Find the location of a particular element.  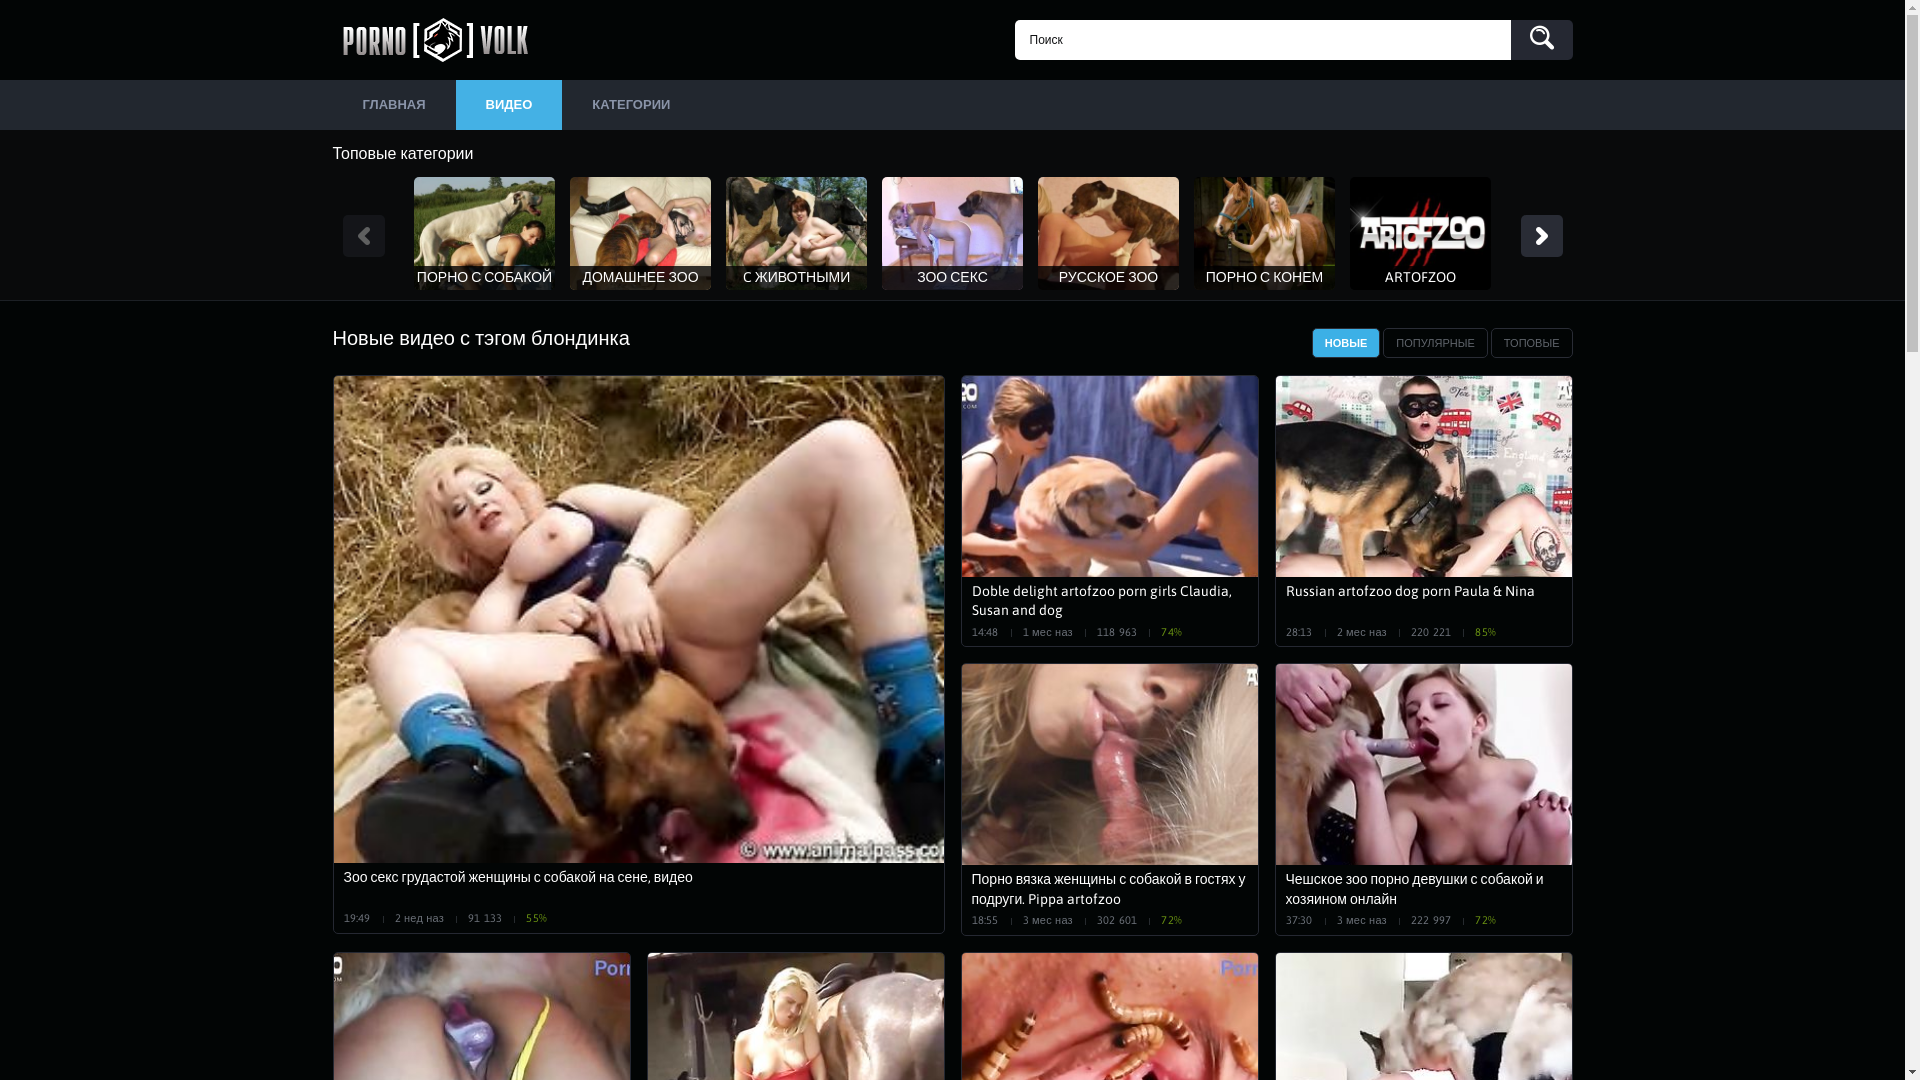

'PornoVolk' is located at coordinates (440, 39).